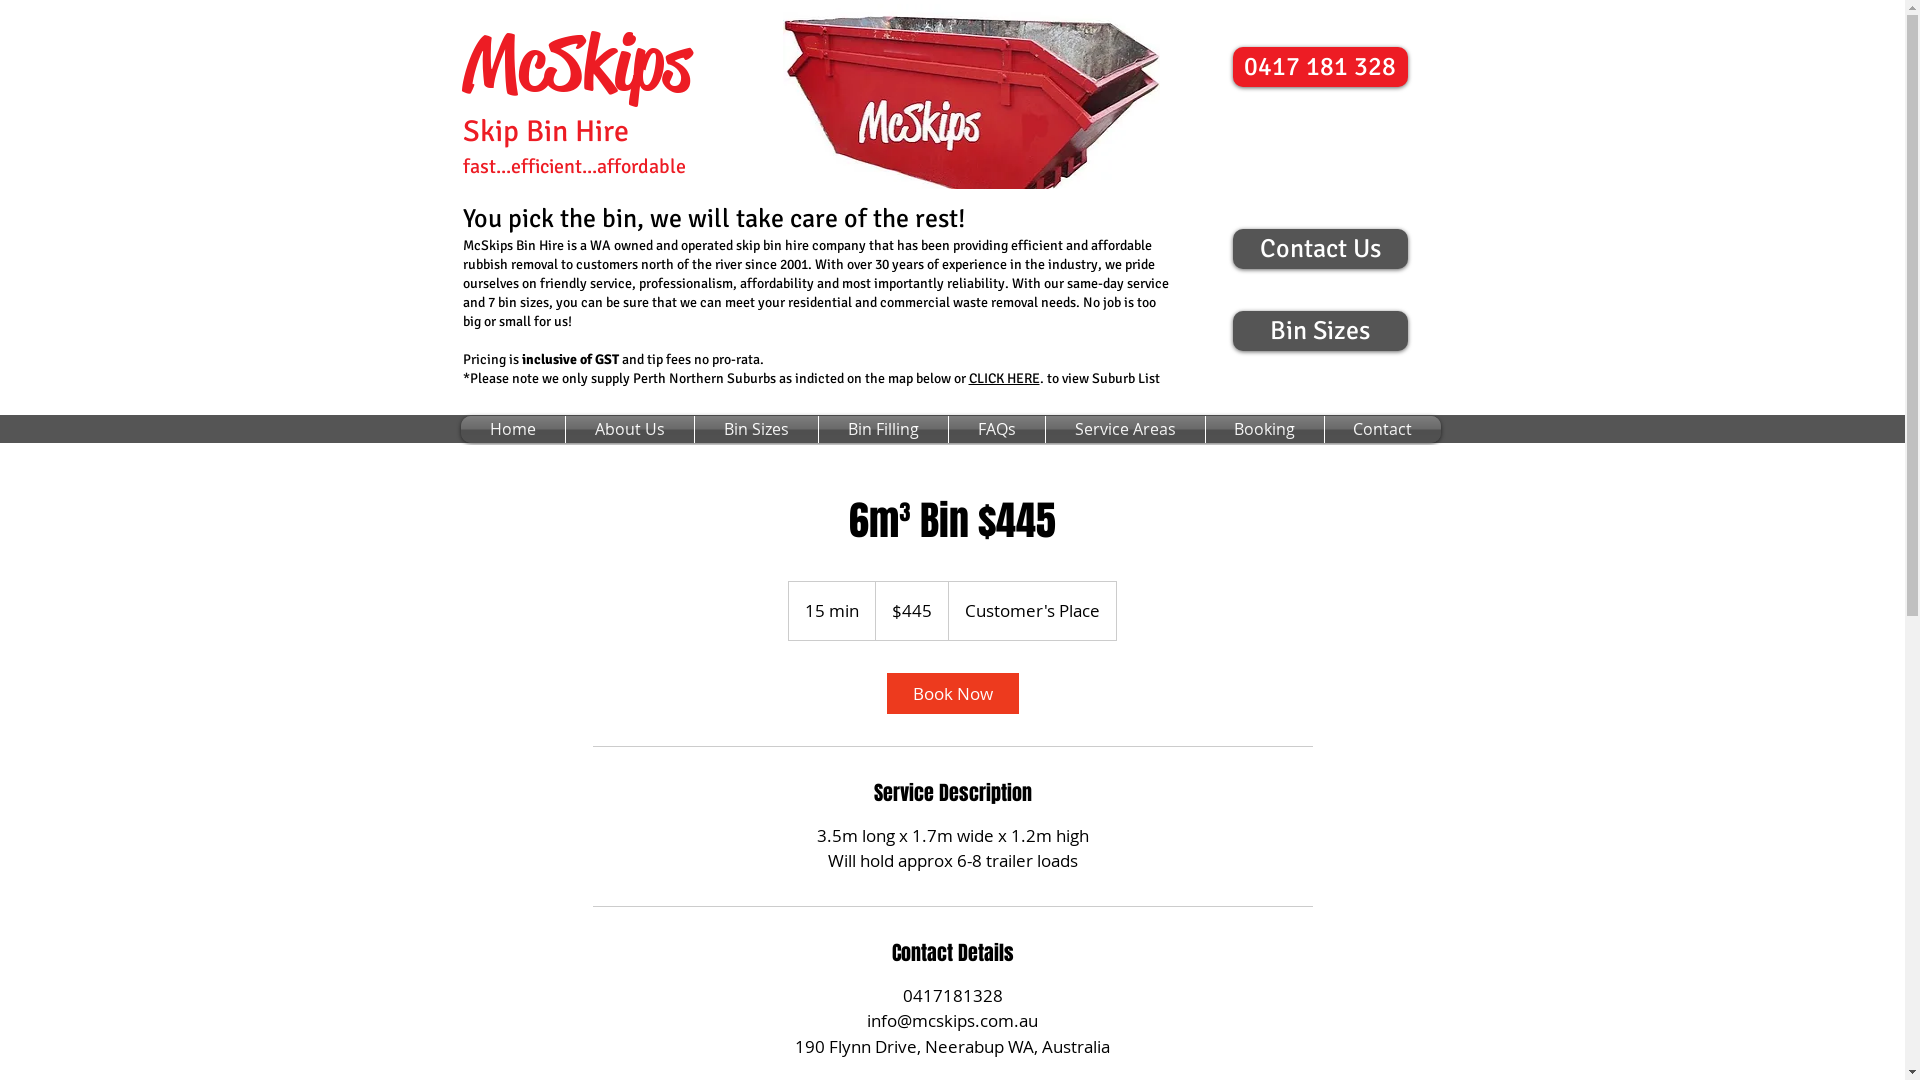 This screenshot has height=1080, width=1920. Describe the element at coordinates (881, 428) in the screenshot. I see `'Bin Filling'` at that location.